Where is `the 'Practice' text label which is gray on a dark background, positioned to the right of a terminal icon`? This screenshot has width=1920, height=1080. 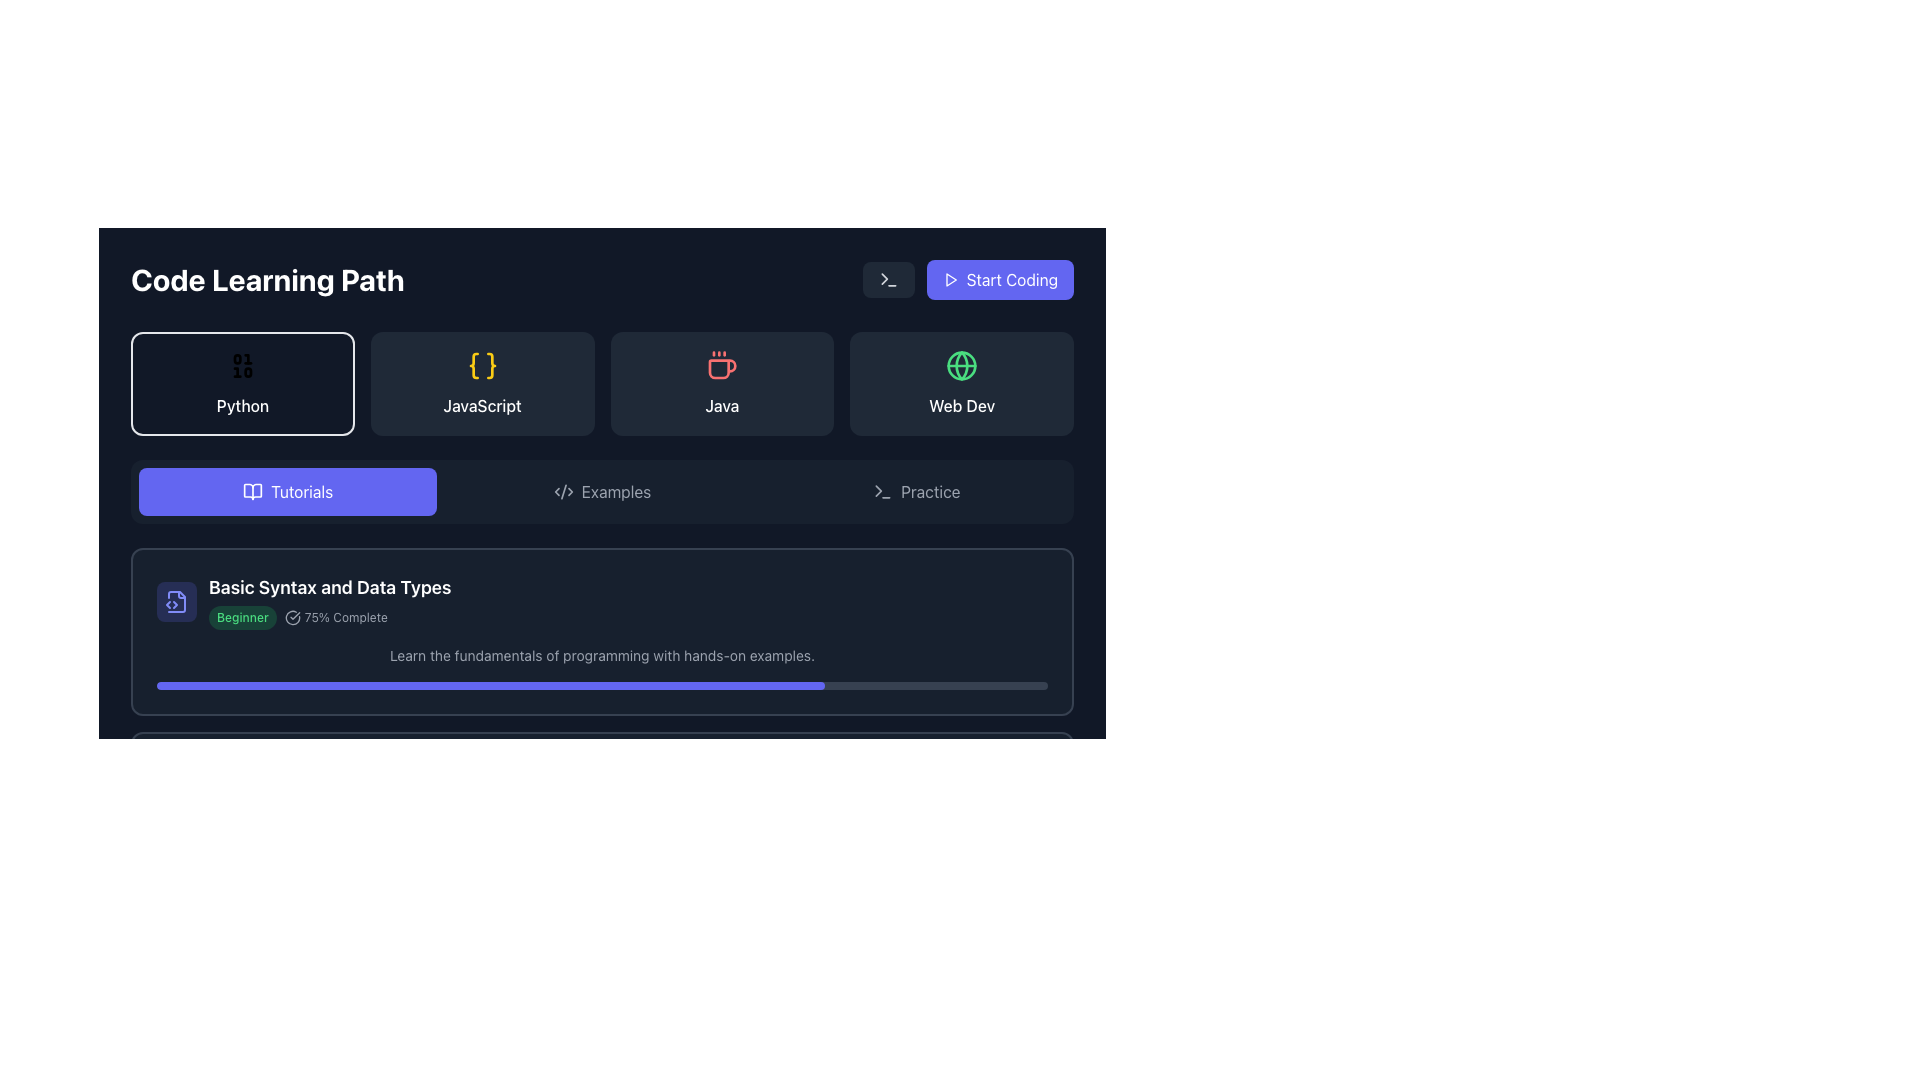 the 'Practice' text label which is gray on a dark background, positioned to the right of a terminal icon is located at coordinates (929, 492).